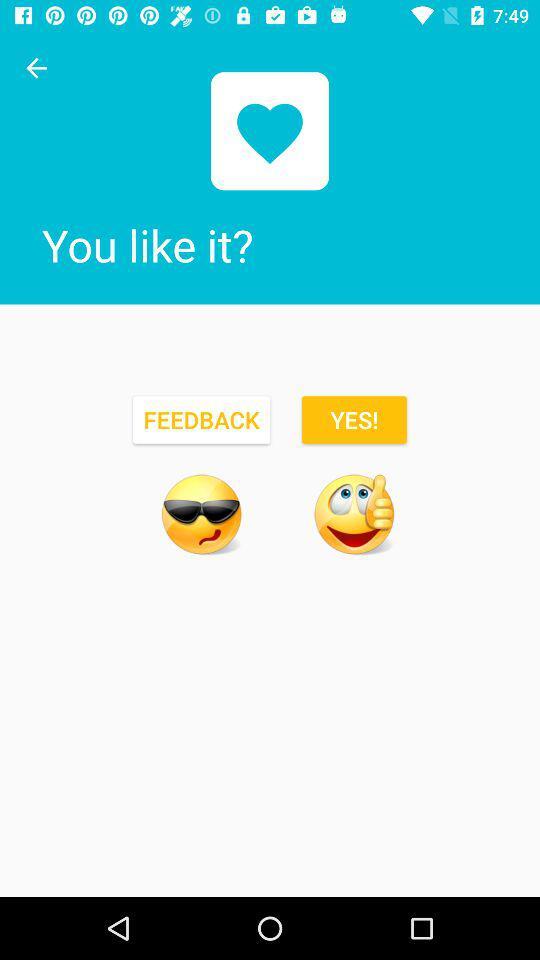 This screenshot has height=960, width=540. Describe the element at coordinates (353, 513) in the screenshot. I see `like button` at that location.